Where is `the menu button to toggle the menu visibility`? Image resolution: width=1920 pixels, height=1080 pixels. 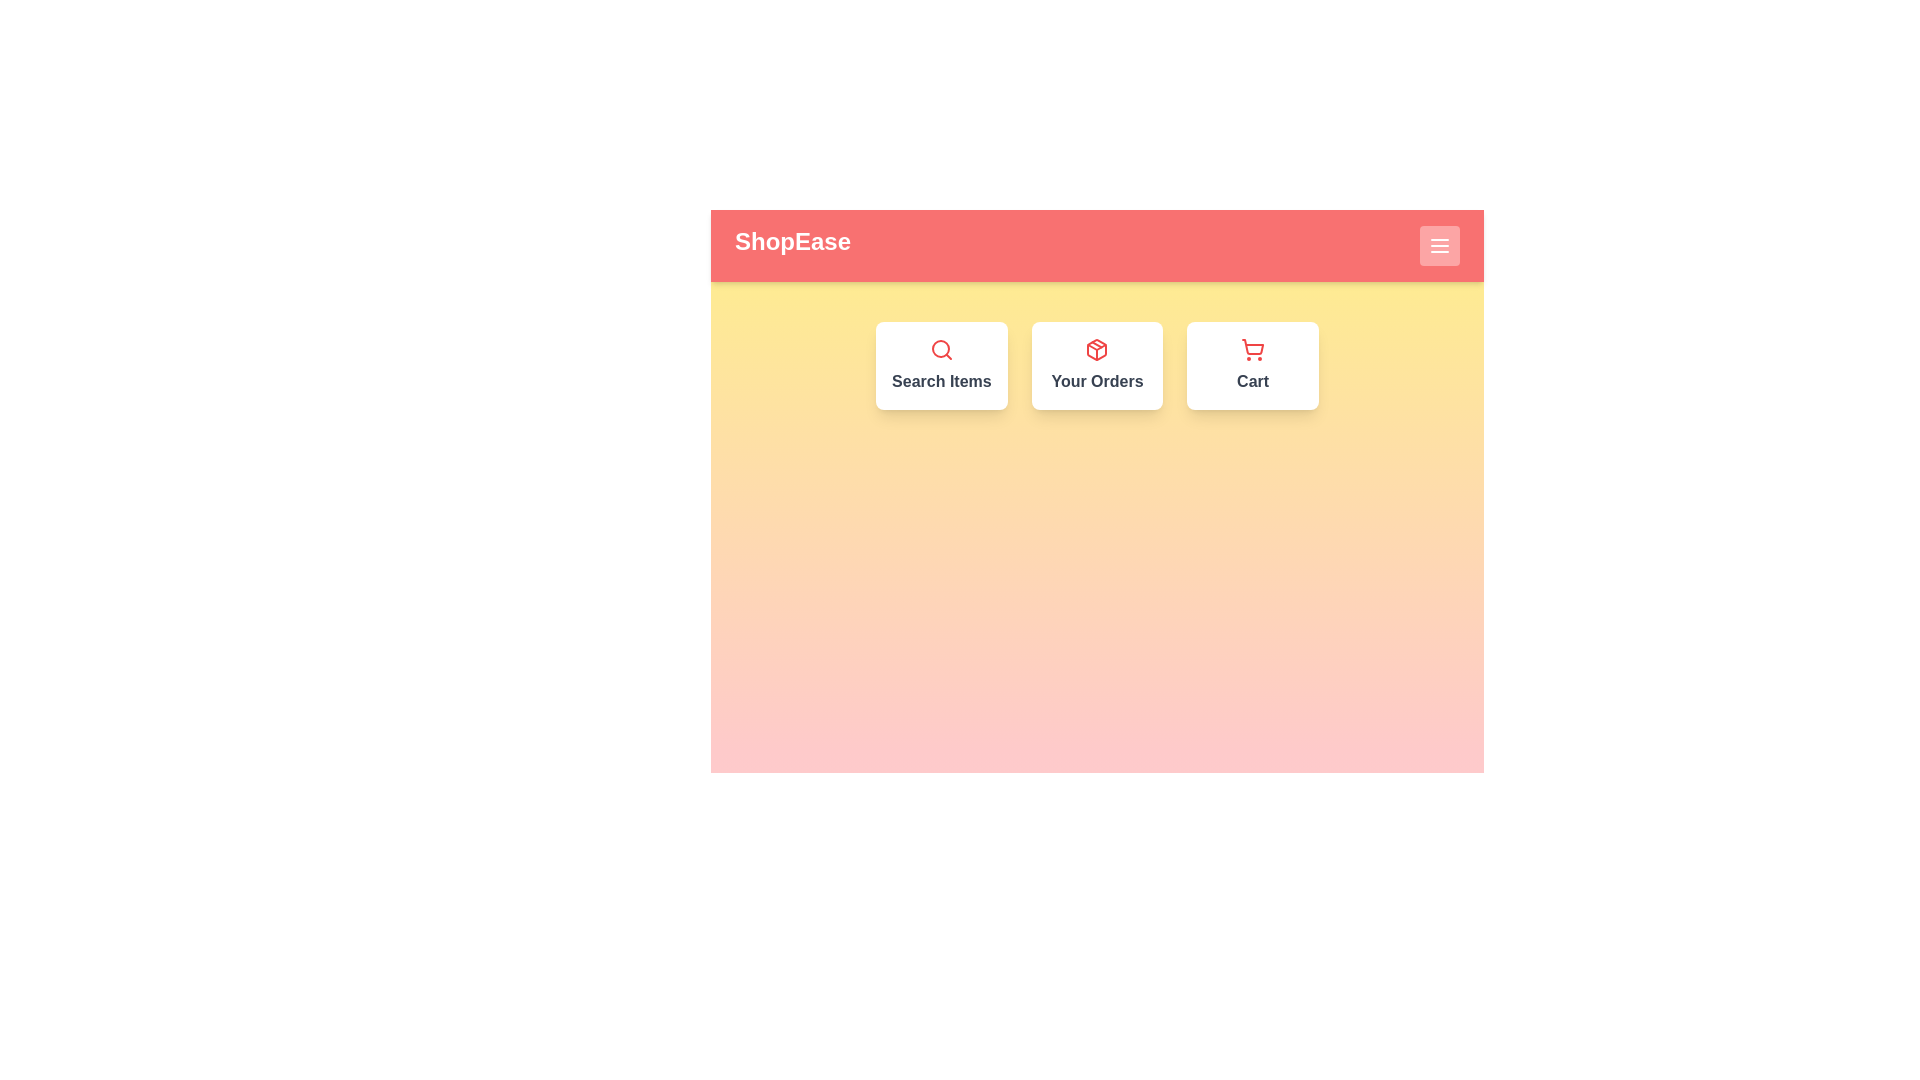 the menu button to toggle the menu visibility is located at coordinates (1440, 245).